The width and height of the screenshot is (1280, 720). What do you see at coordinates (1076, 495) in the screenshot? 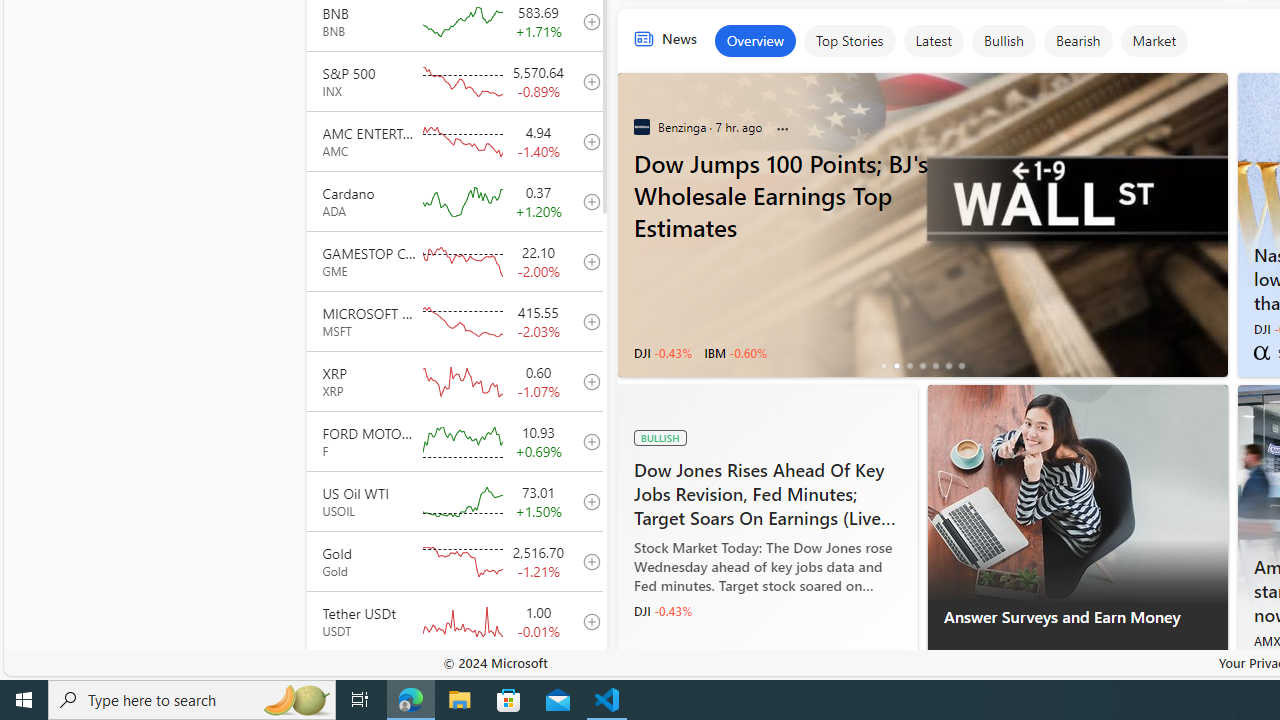
I see `'Answer Surveys and Earn Money'` at bounding box center [1076, 495].